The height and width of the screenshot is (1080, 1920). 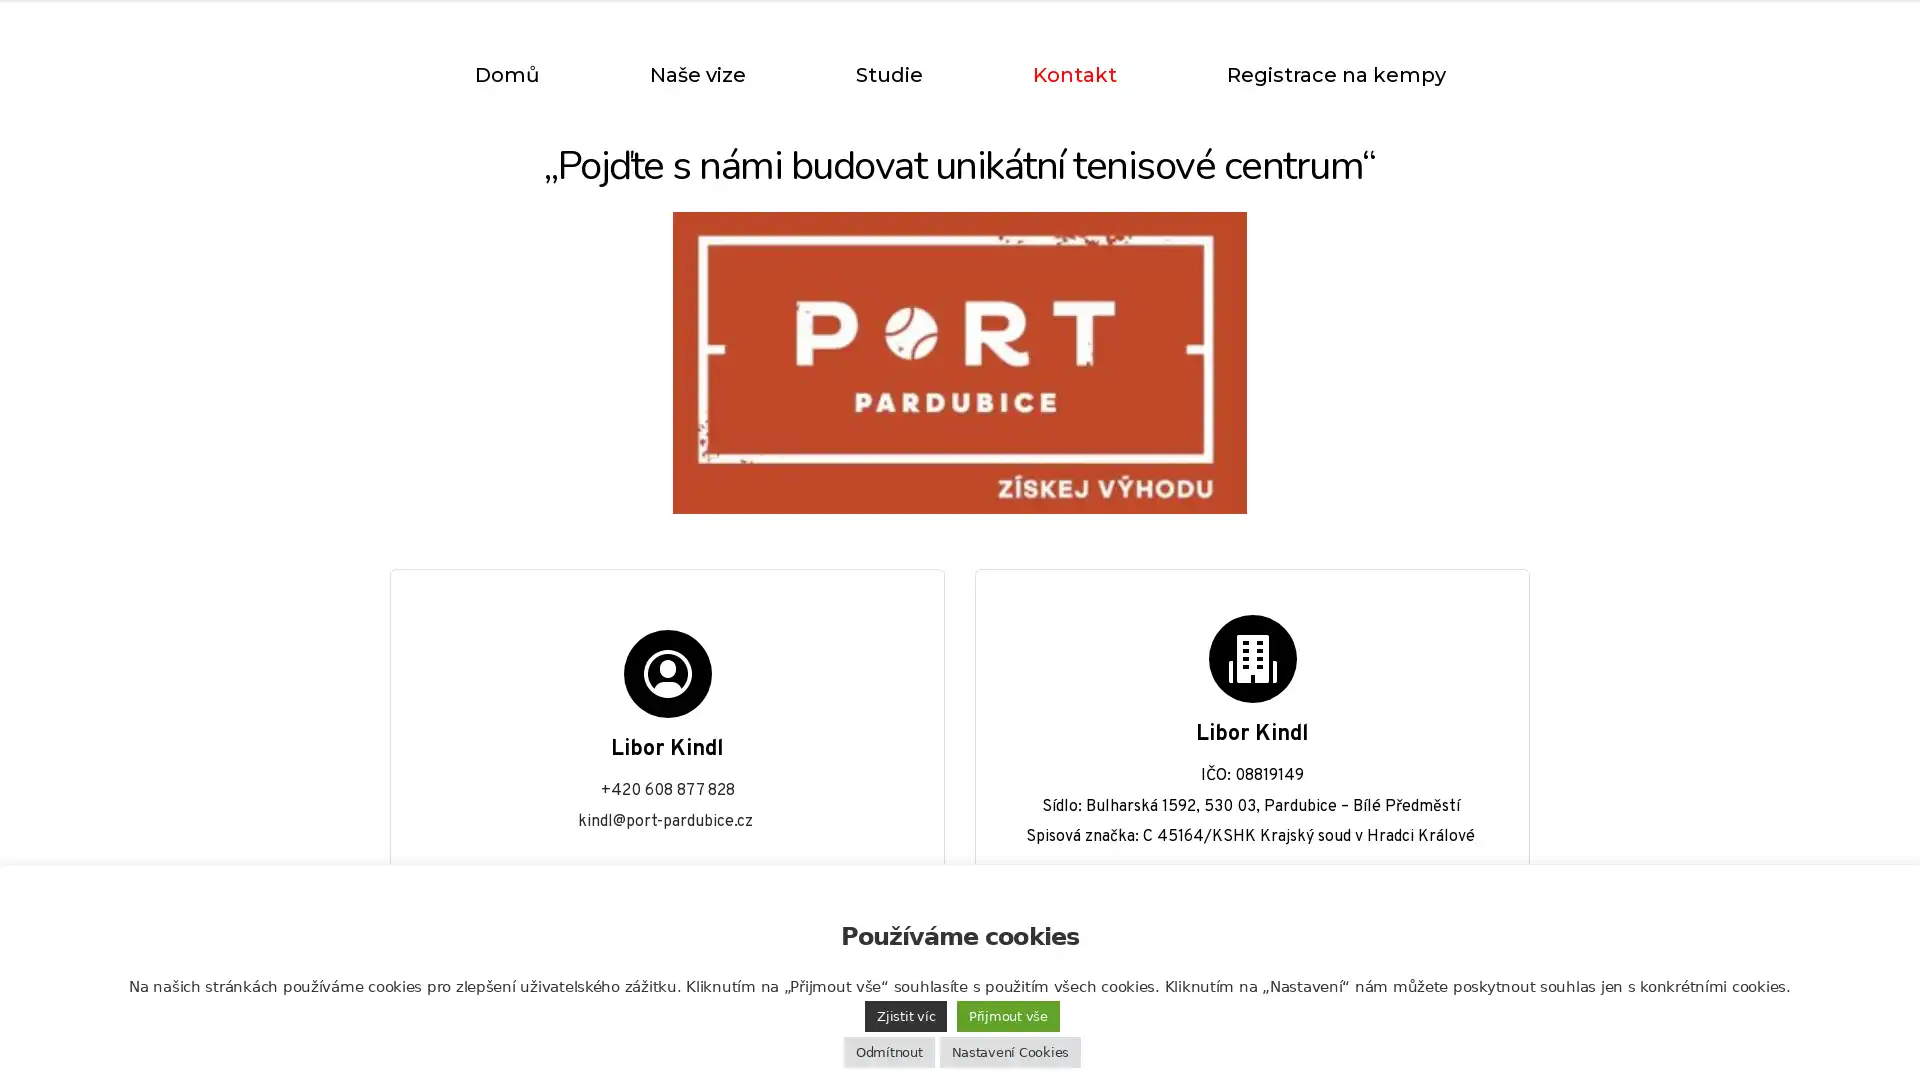 What do you see at coordinates (1009, 1051) in the screenshot?
I see `Nastaveni Cookies` at bounding box center [1009, 1051].